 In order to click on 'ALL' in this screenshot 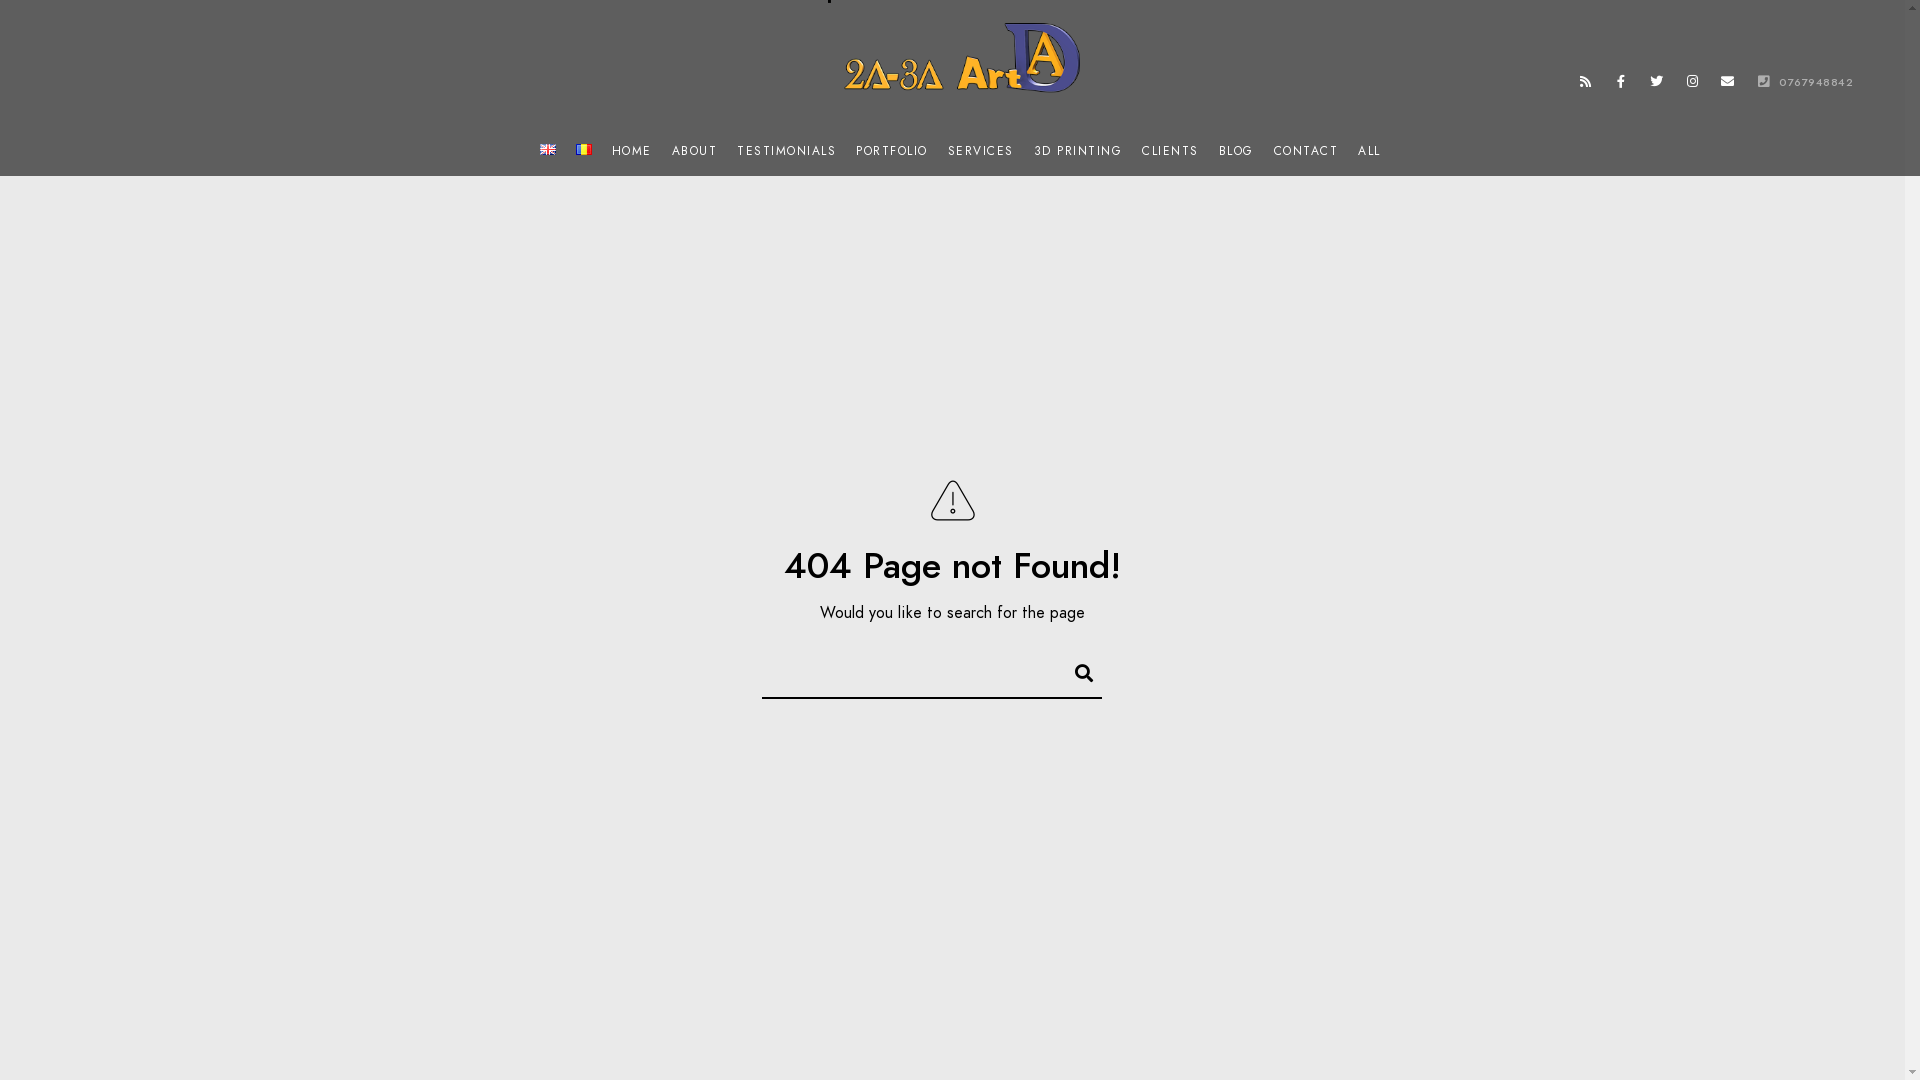, I will do `click(1368, 149)`.